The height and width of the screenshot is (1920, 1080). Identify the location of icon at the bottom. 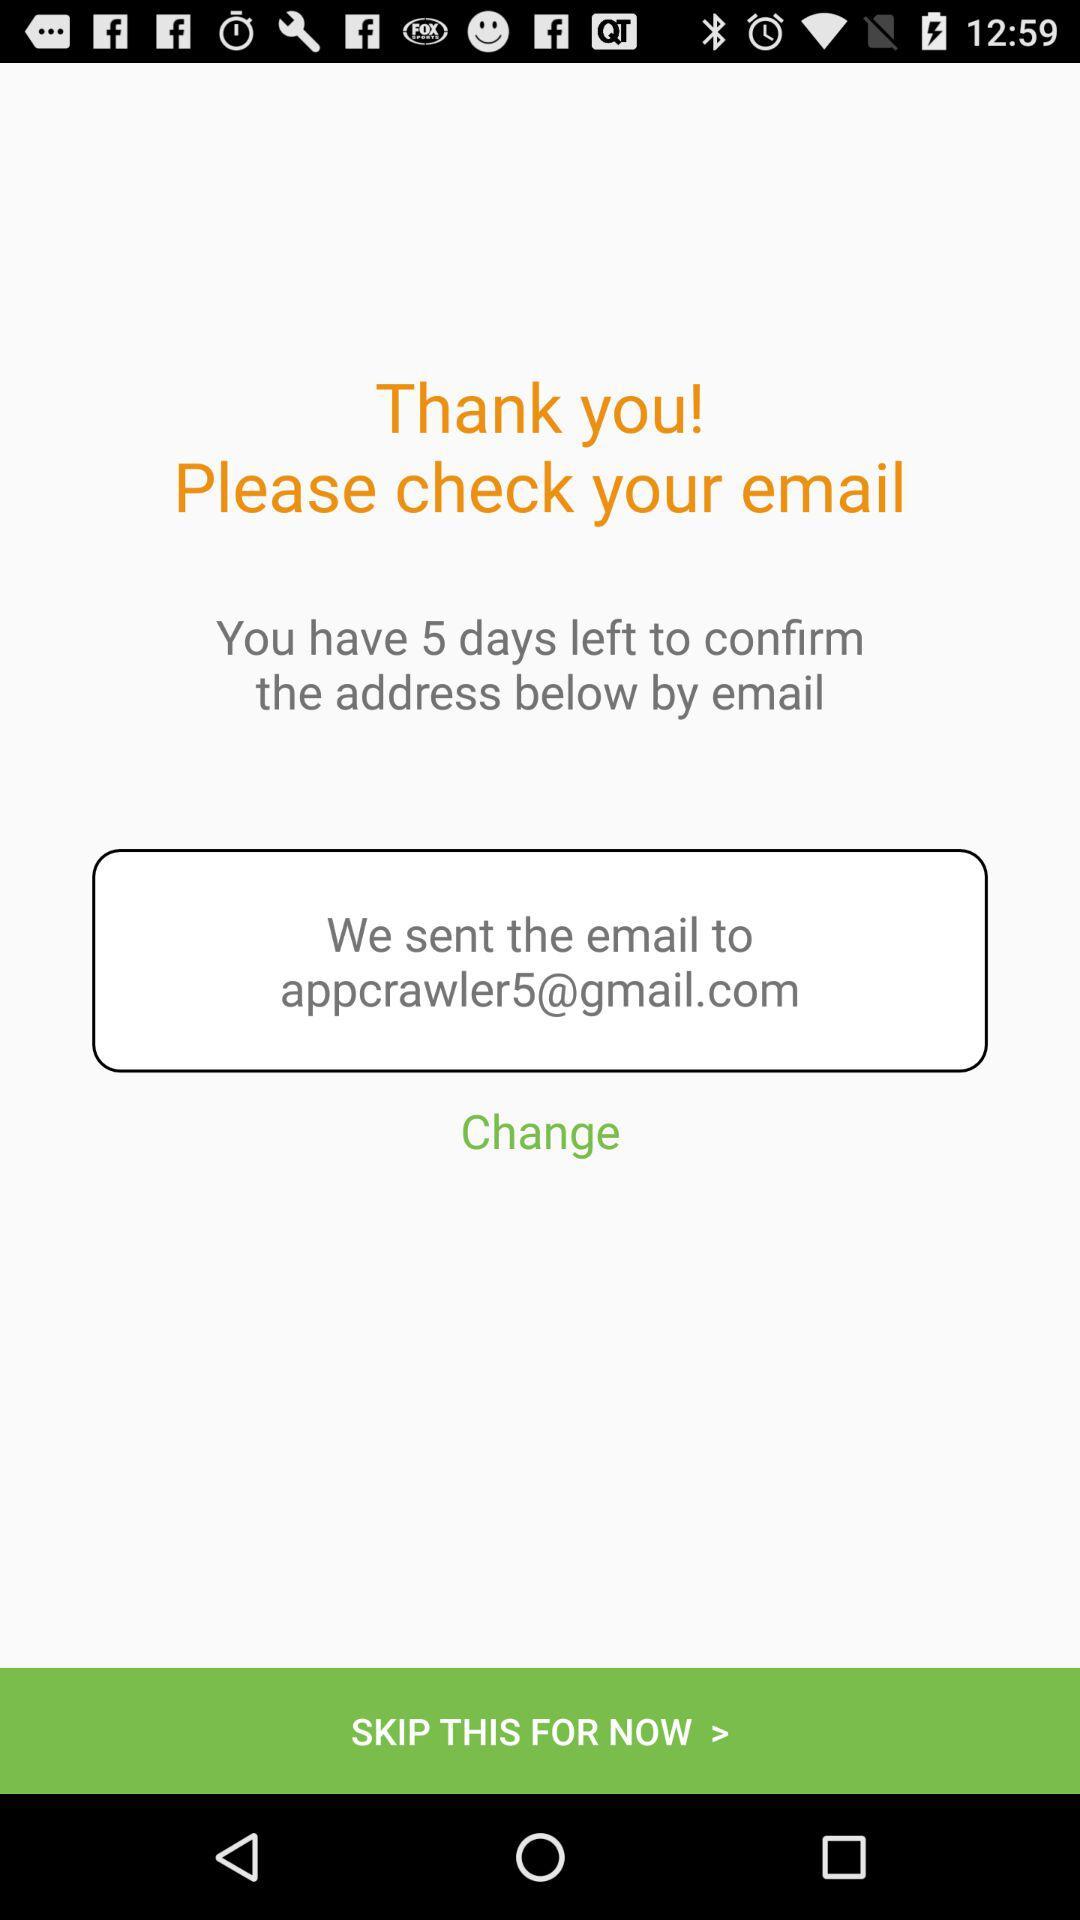
(540, 1730).